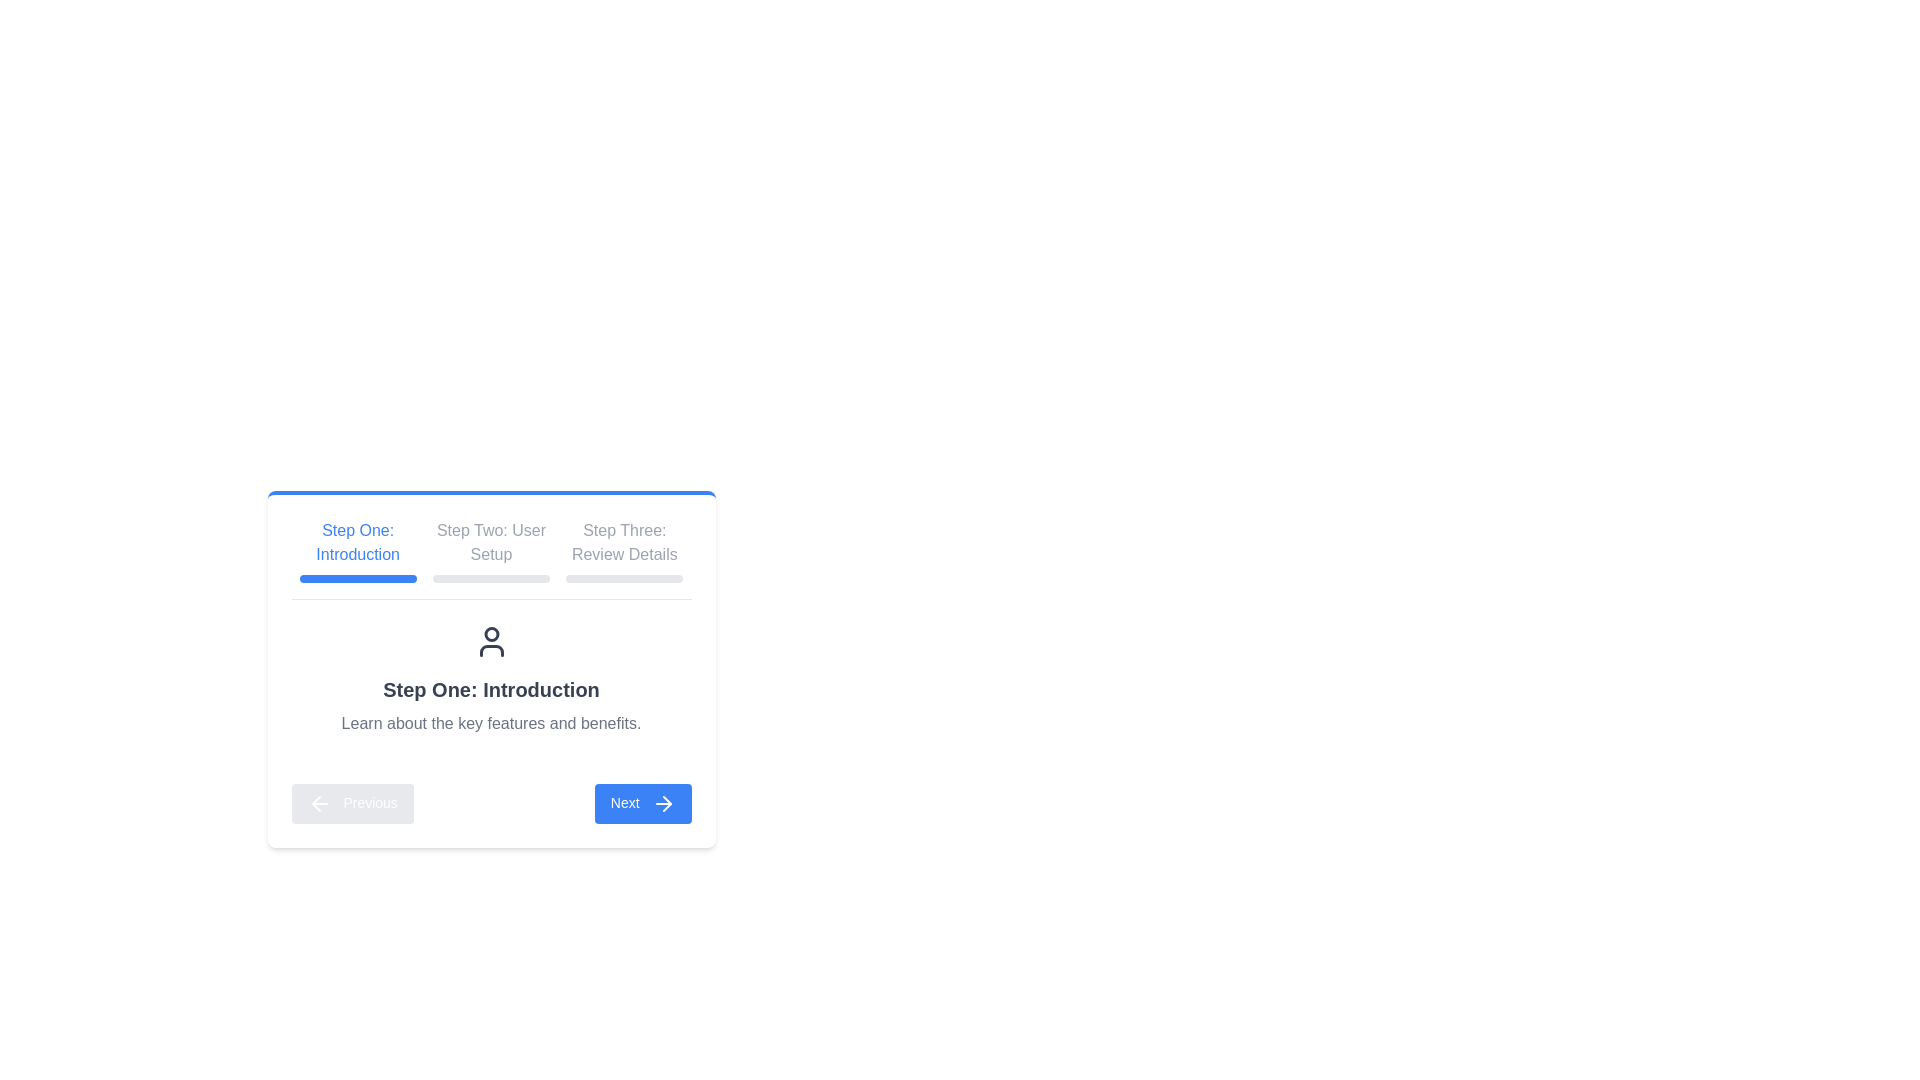 Image resolution: width=1920 pixels, height=1080 pixels. I want to click on the lower curved part of the user icon, which is part of an SVG graphic situated above the text 'Step One: Introduction', so click(491, 651).